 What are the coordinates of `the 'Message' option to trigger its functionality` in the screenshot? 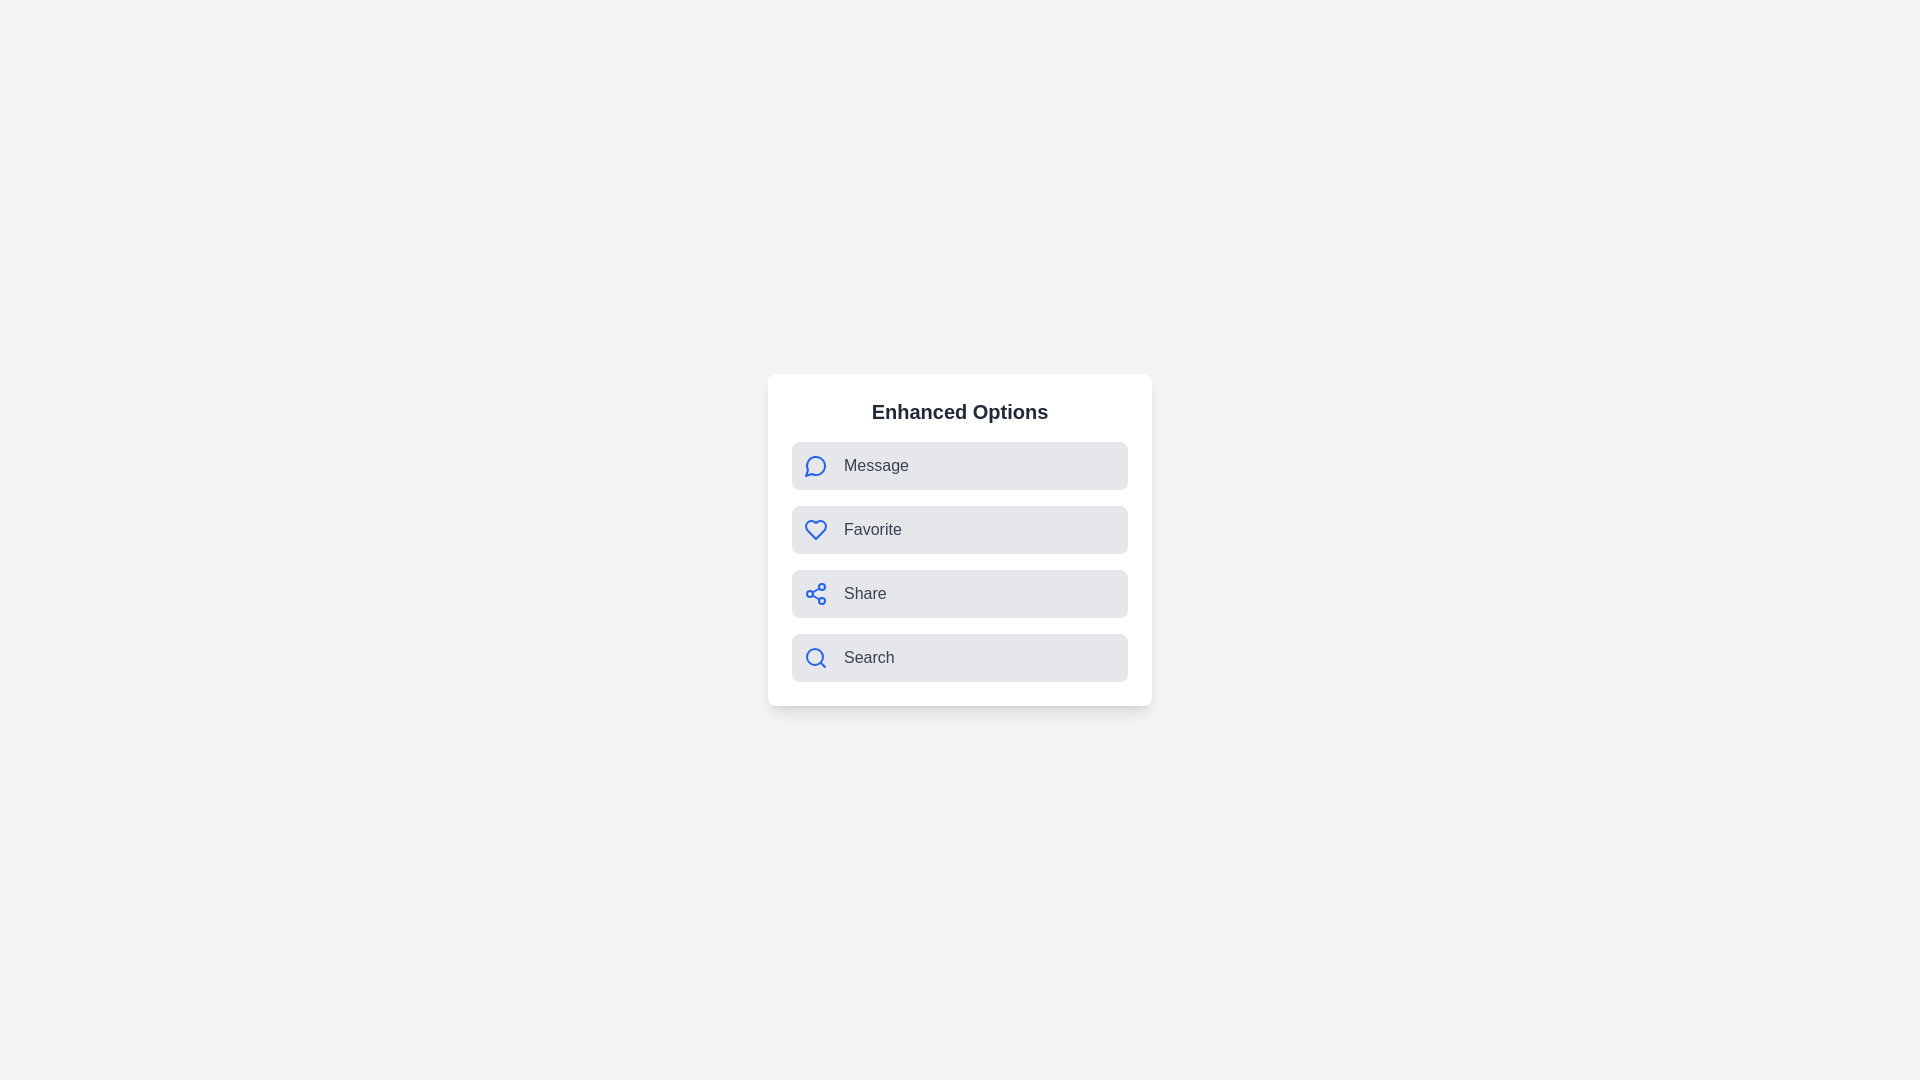 It's located at (960, 466).